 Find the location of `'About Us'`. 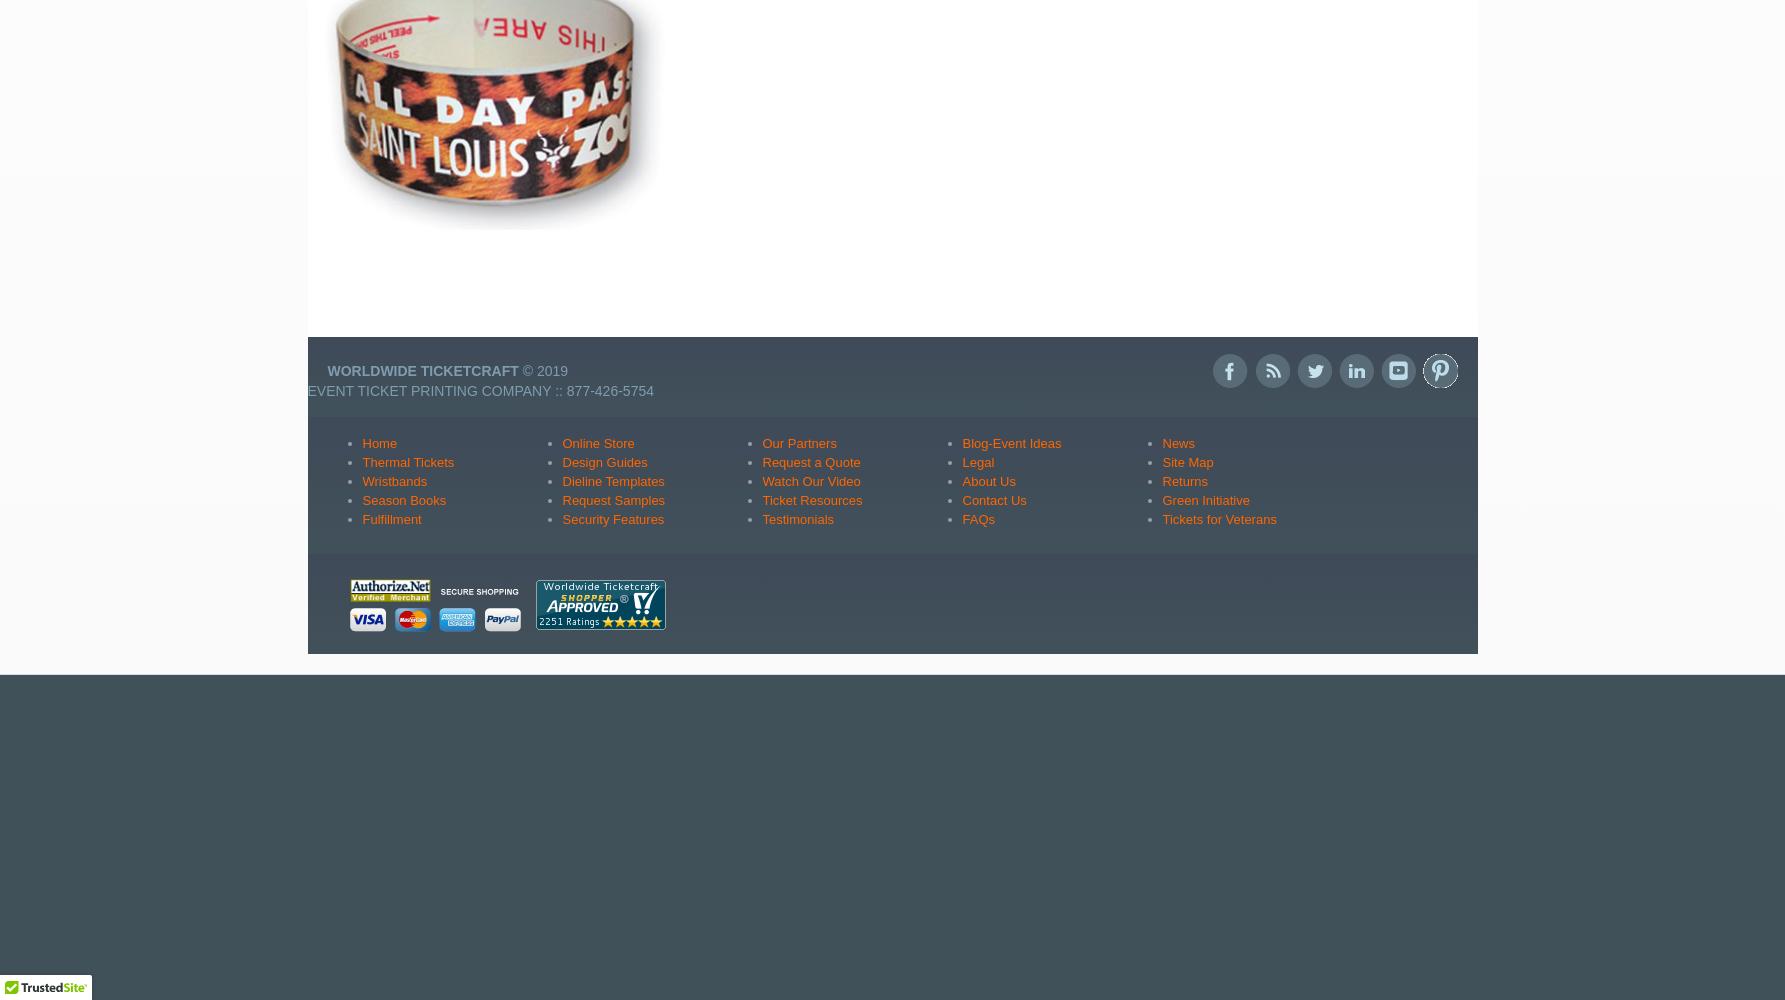

'About Us' is located at coordinates (987, 479).